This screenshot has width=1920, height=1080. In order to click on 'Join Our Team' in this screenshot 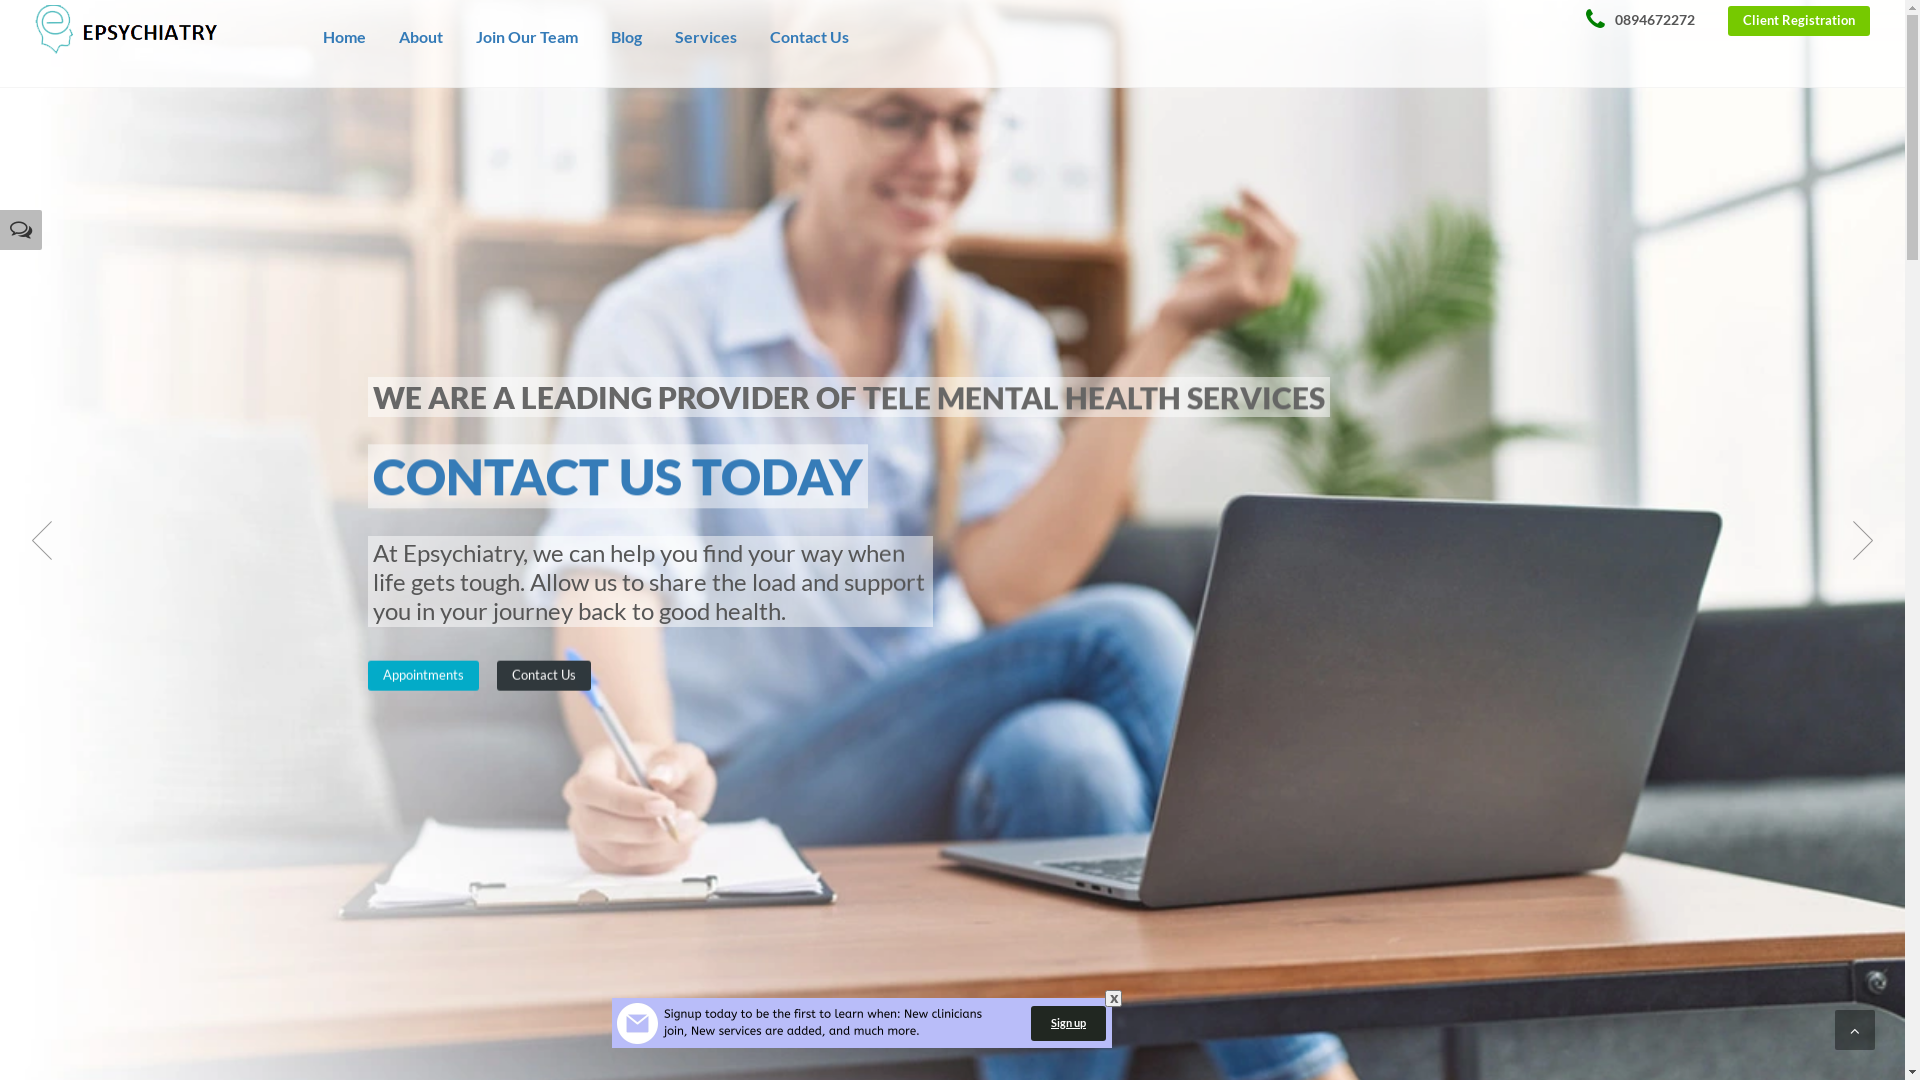, I will do `click(527, 55)`.